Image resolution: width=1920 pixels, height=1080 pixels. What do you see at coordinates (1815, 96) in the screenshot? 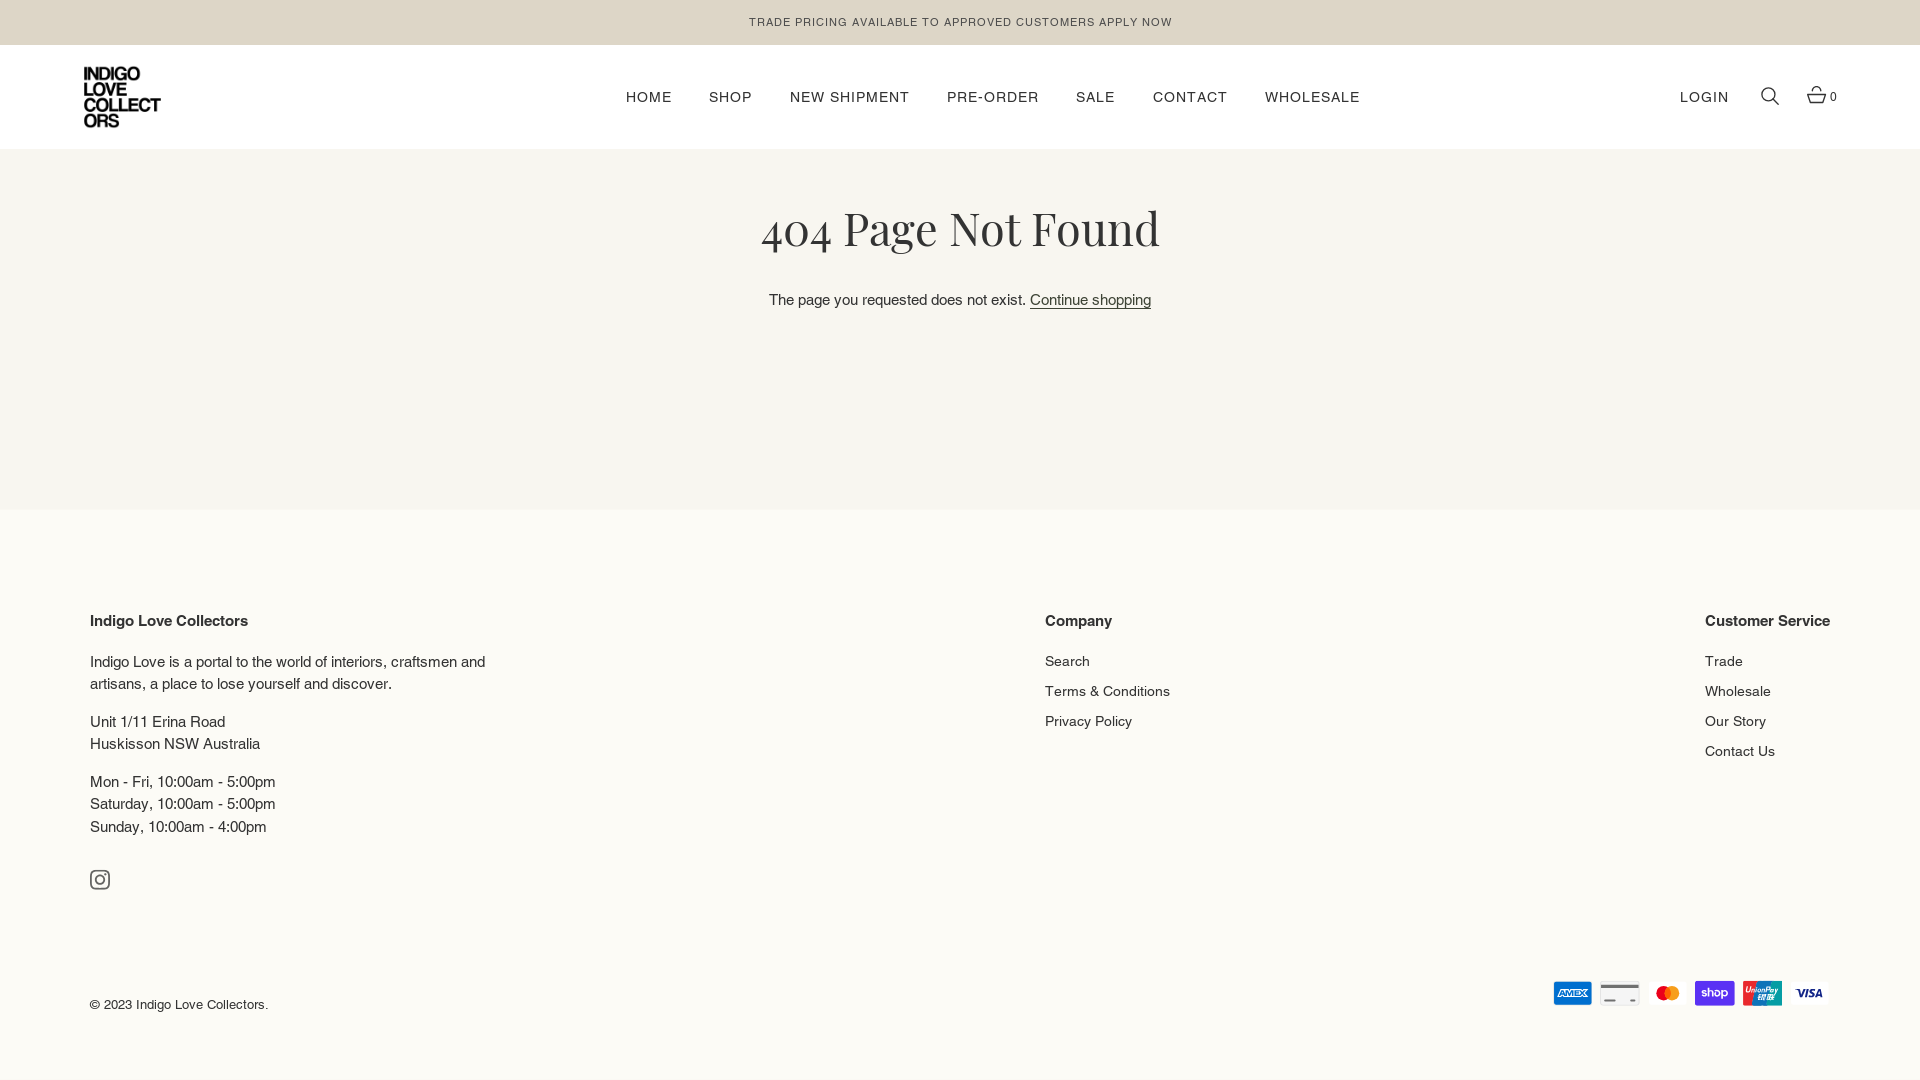
I see `'0'` at bounding box center [1815, 96].